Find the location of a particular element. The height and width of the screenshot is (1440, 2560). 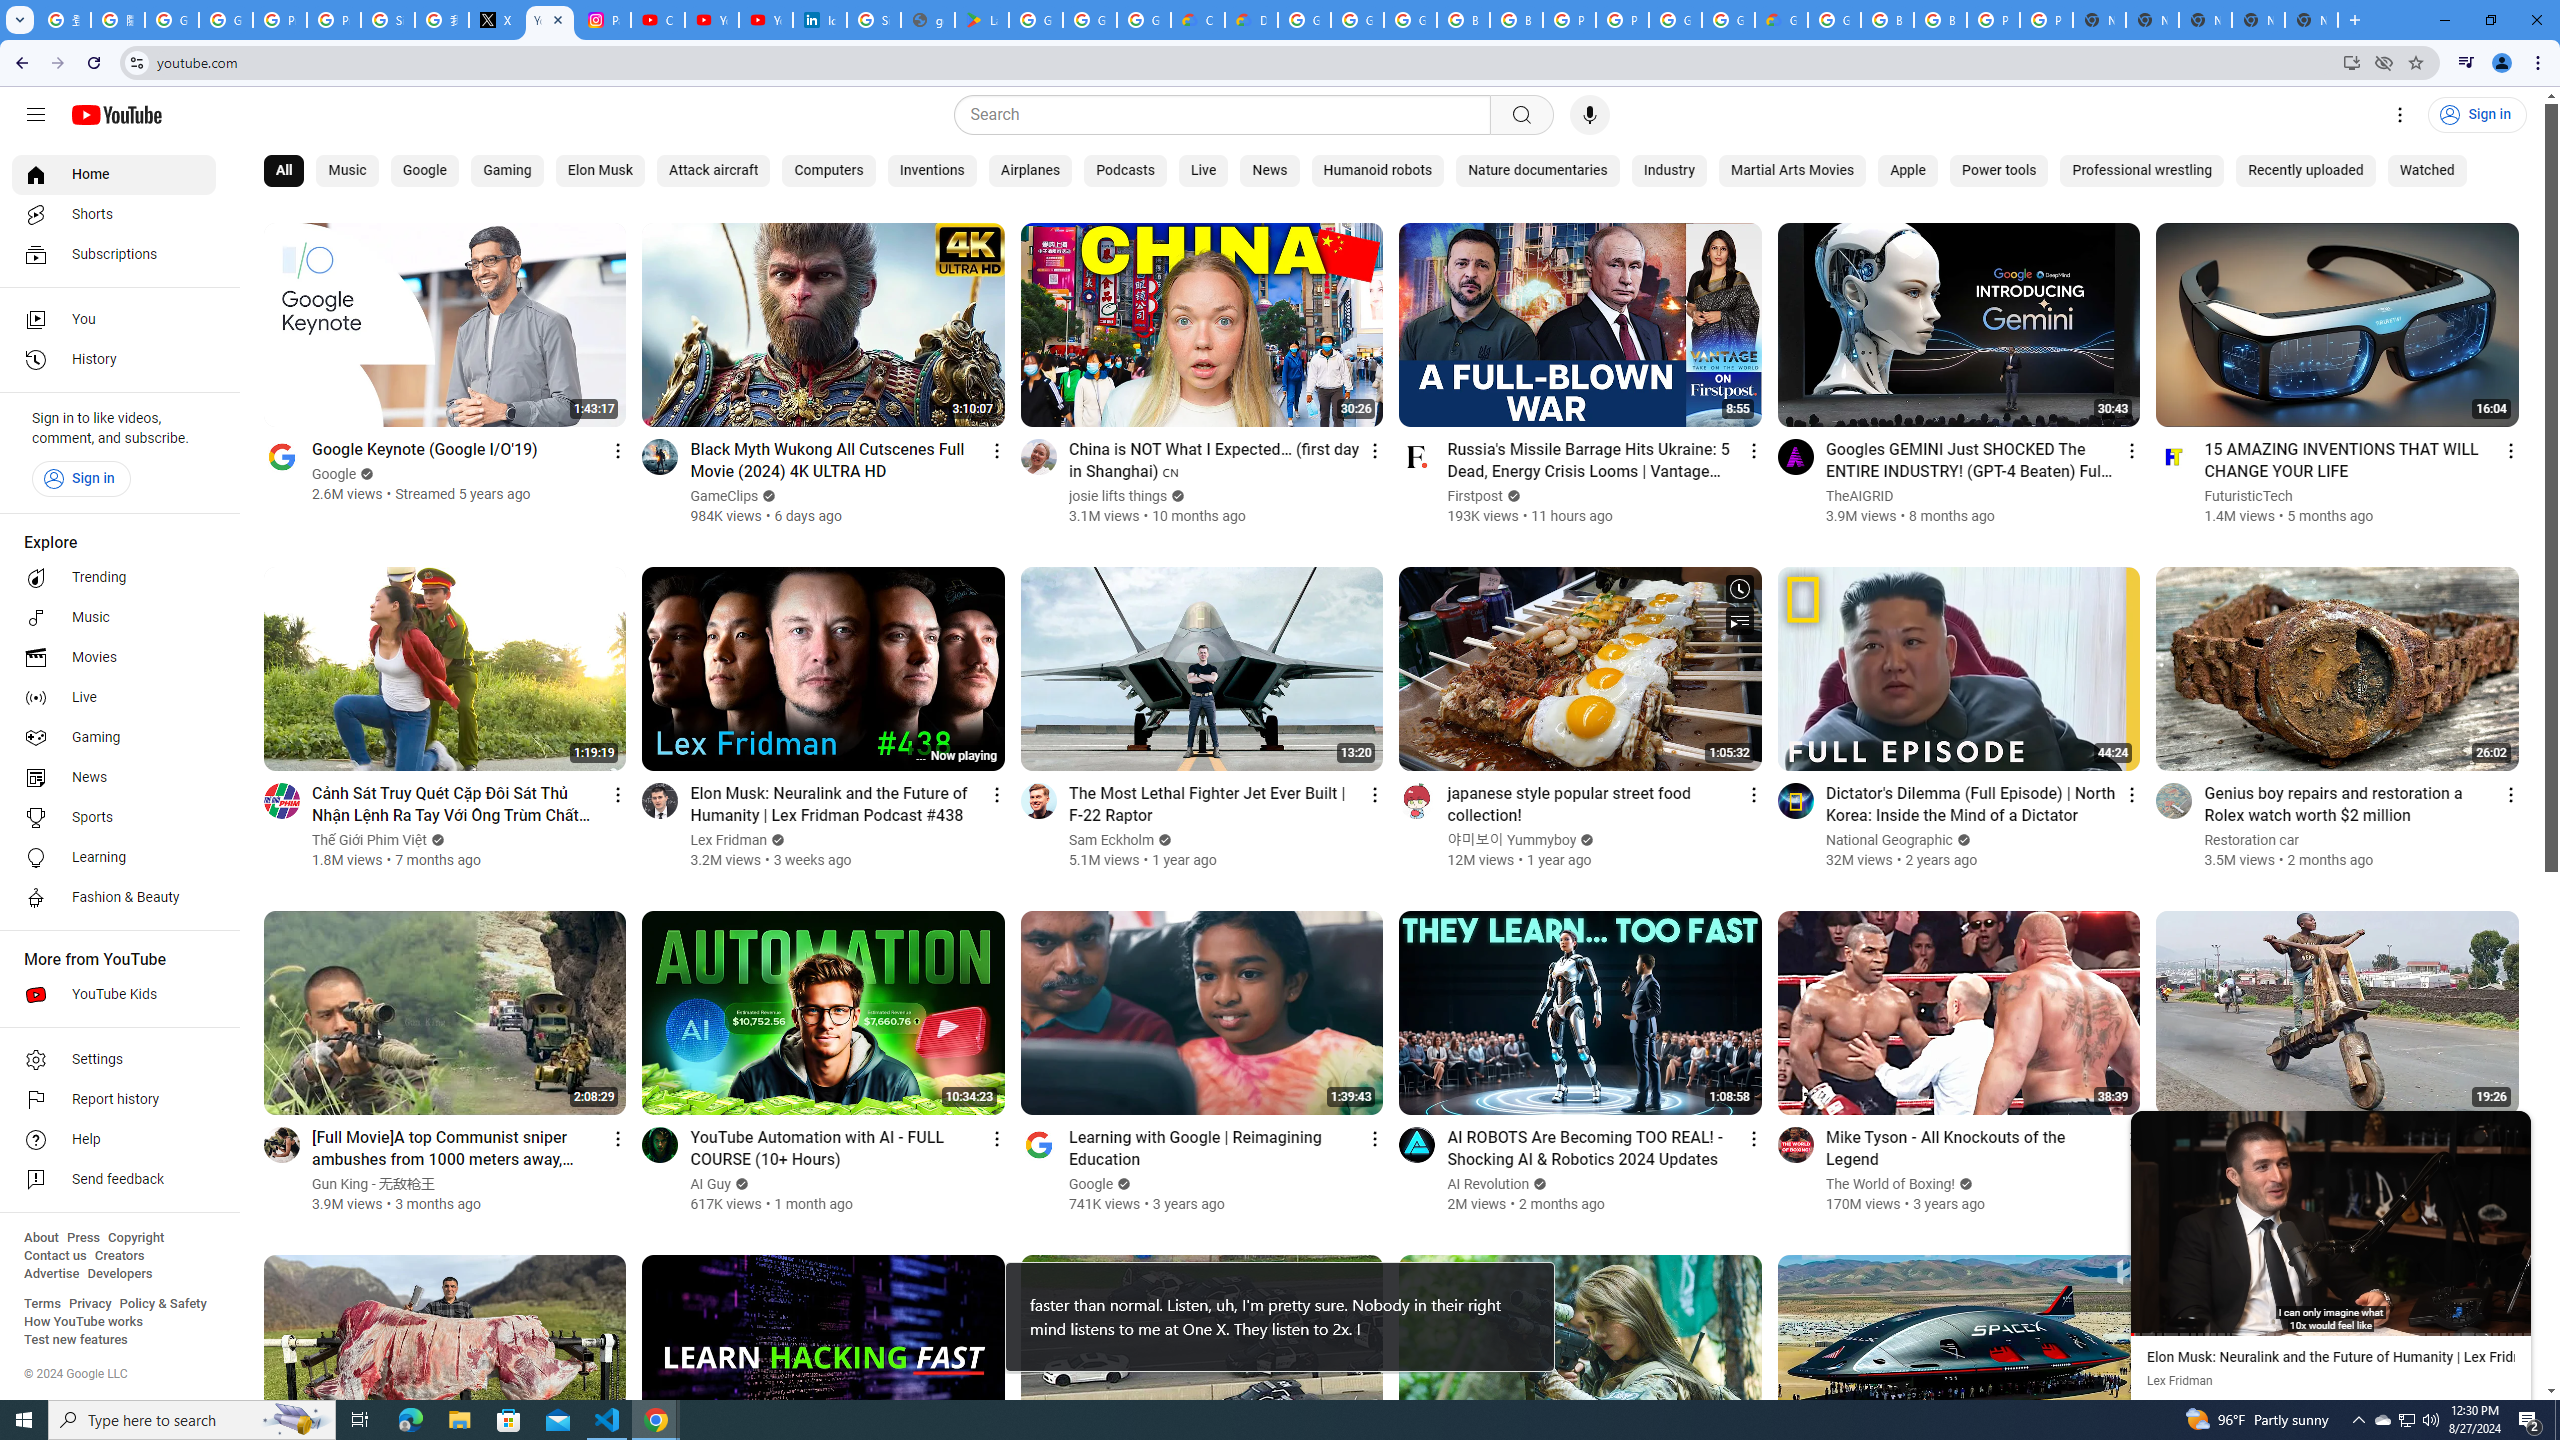

'X' is located at coordinates (496, 19).